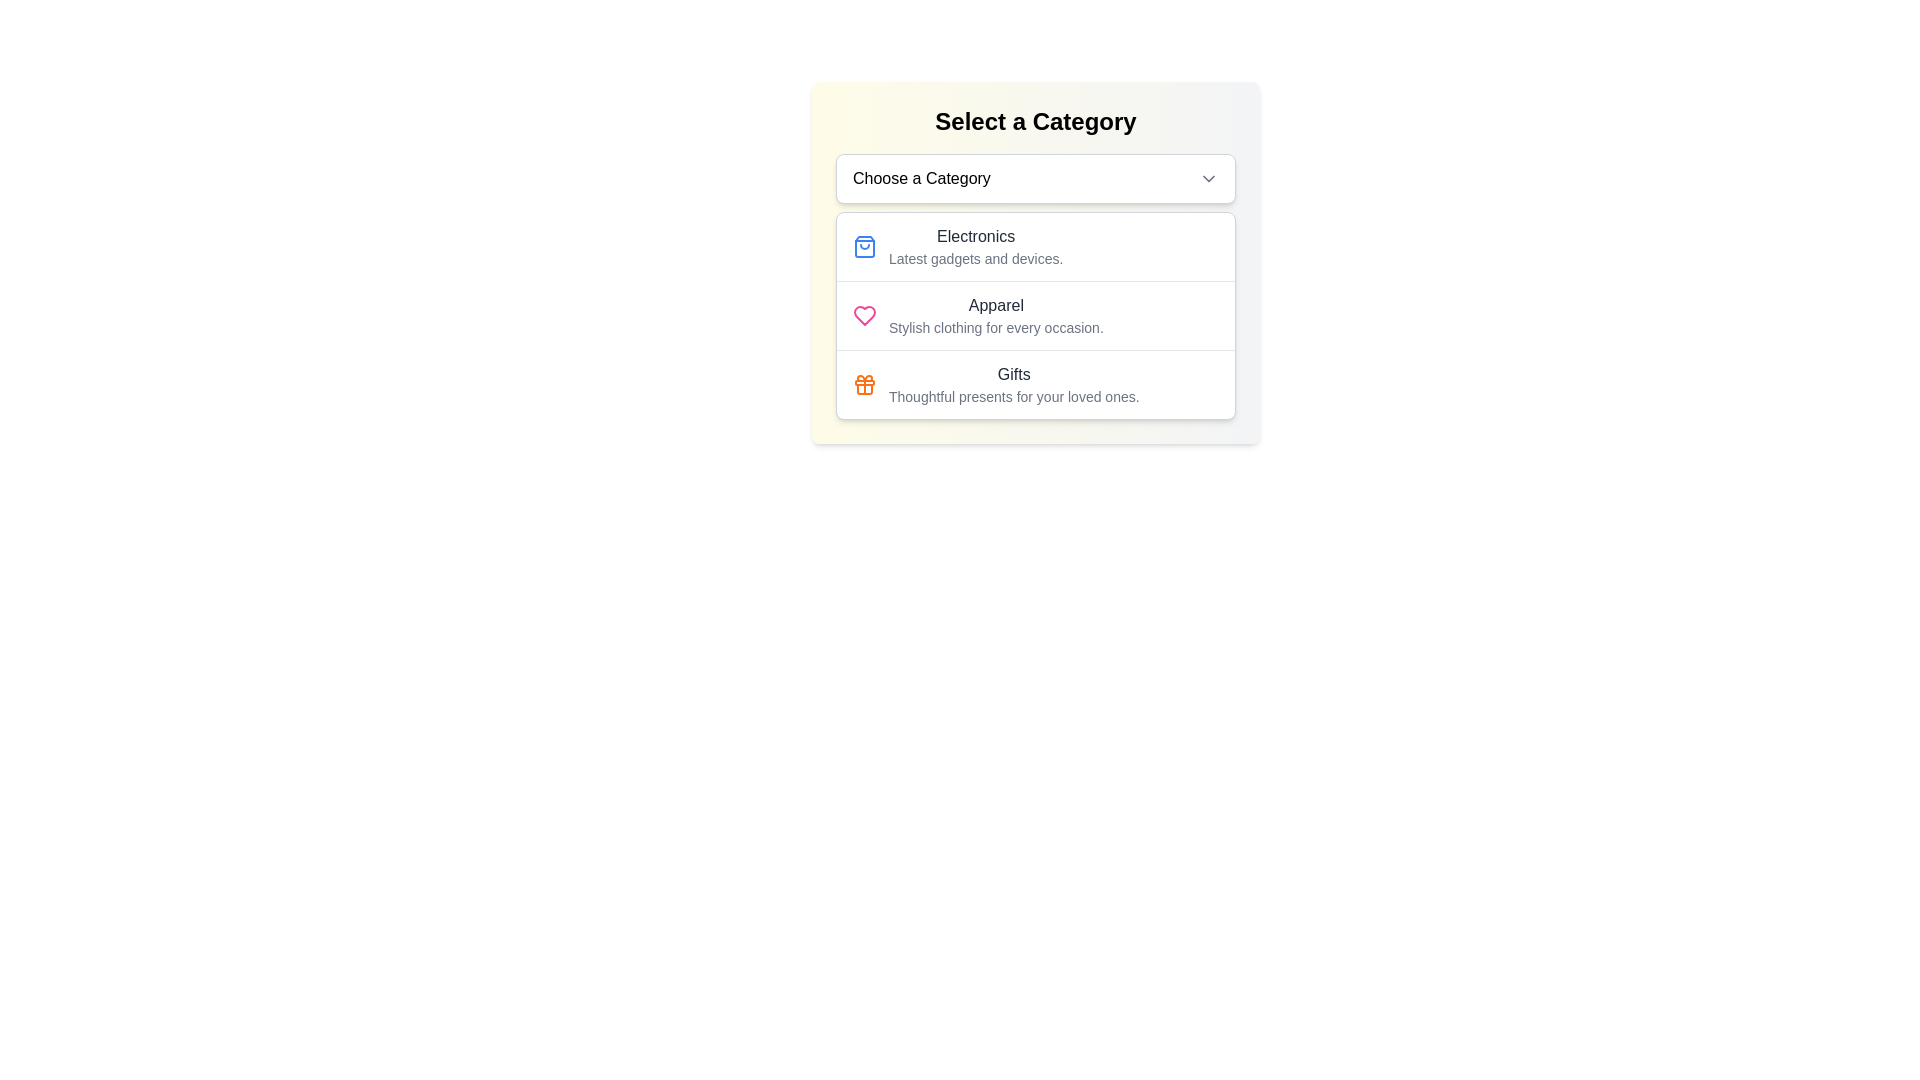 The width and height of the screenshot is (1920, 1080). What do you see at coordinates (864, 315) in the screenshot?
I see `the Apparel category icon, which is an SVG graphic located to the left of the text label in the Apparel category row` at bounding box center [864, 315].